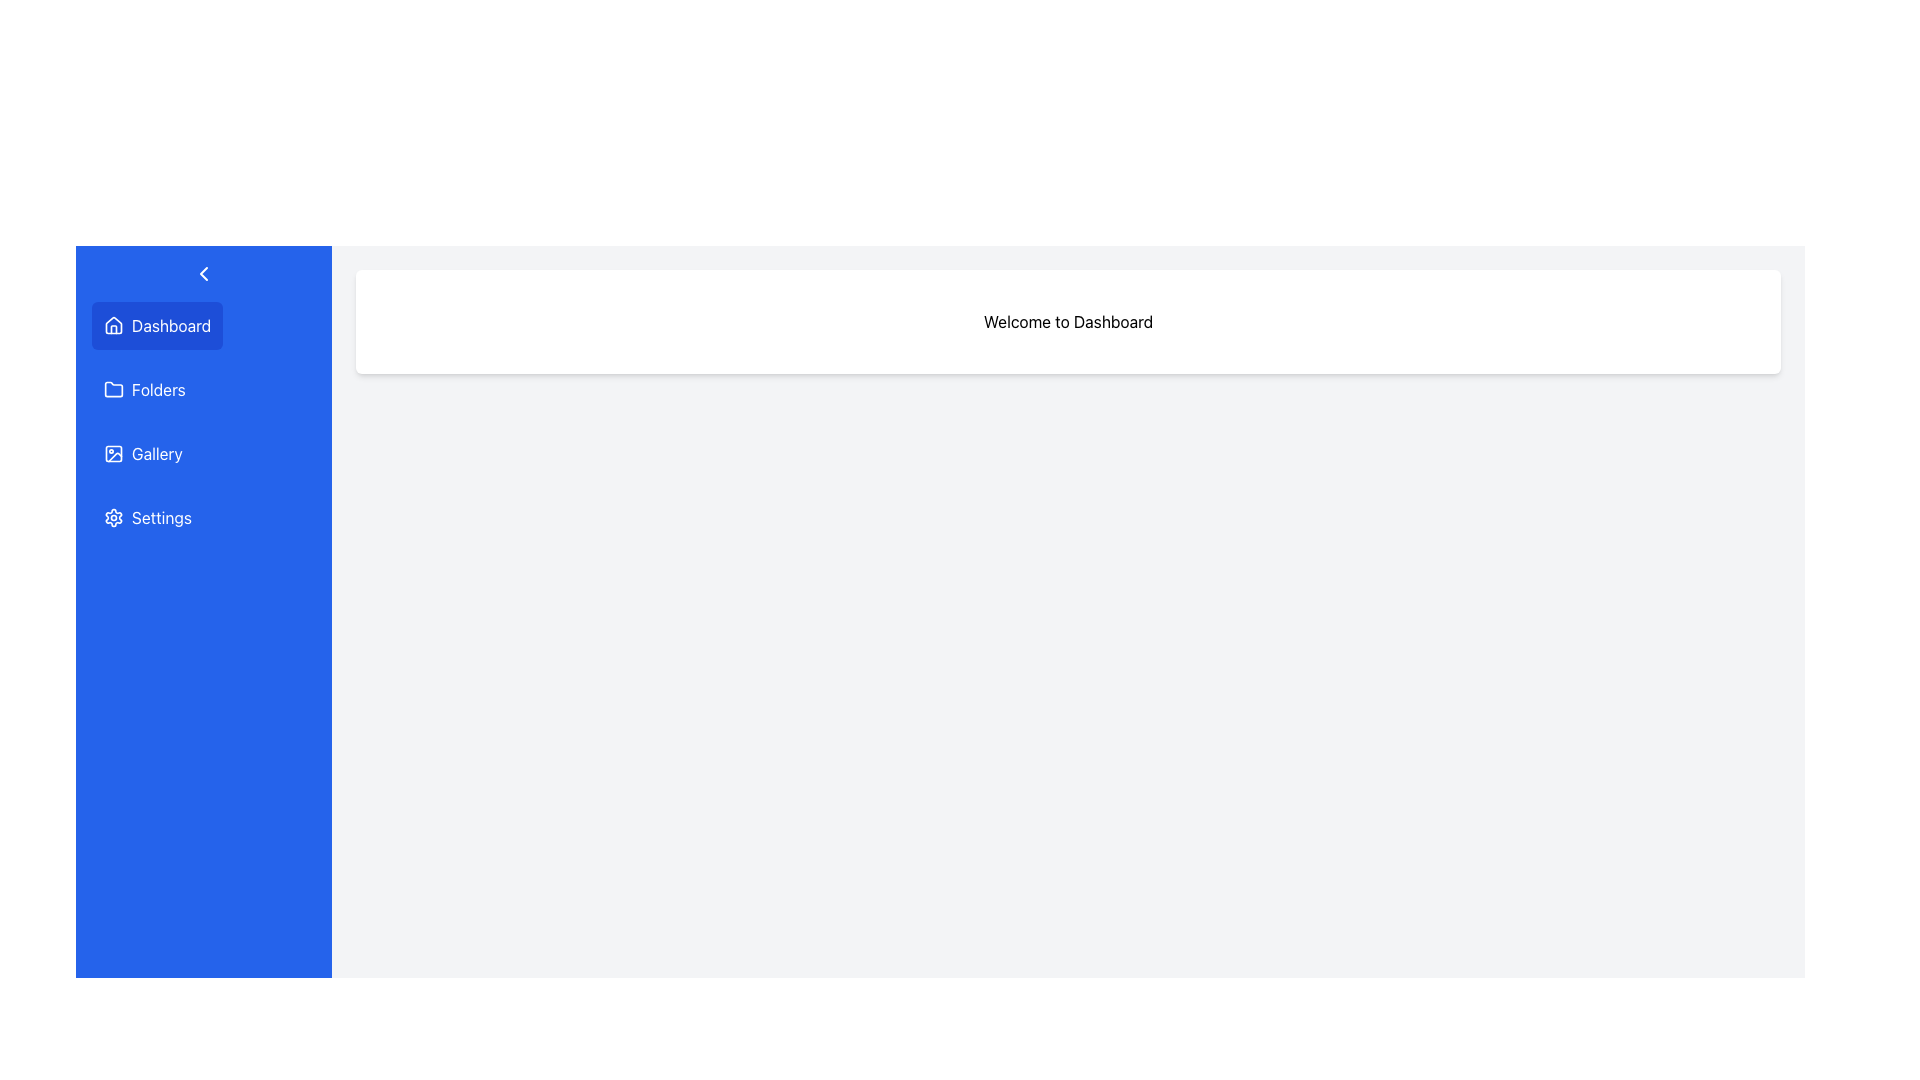 The width and height of the screenshot is (1920, 1080). I want to click on the third option in the vertical navigation menu, which is the Button for navigating to the Gallery section, so click(142, 454).